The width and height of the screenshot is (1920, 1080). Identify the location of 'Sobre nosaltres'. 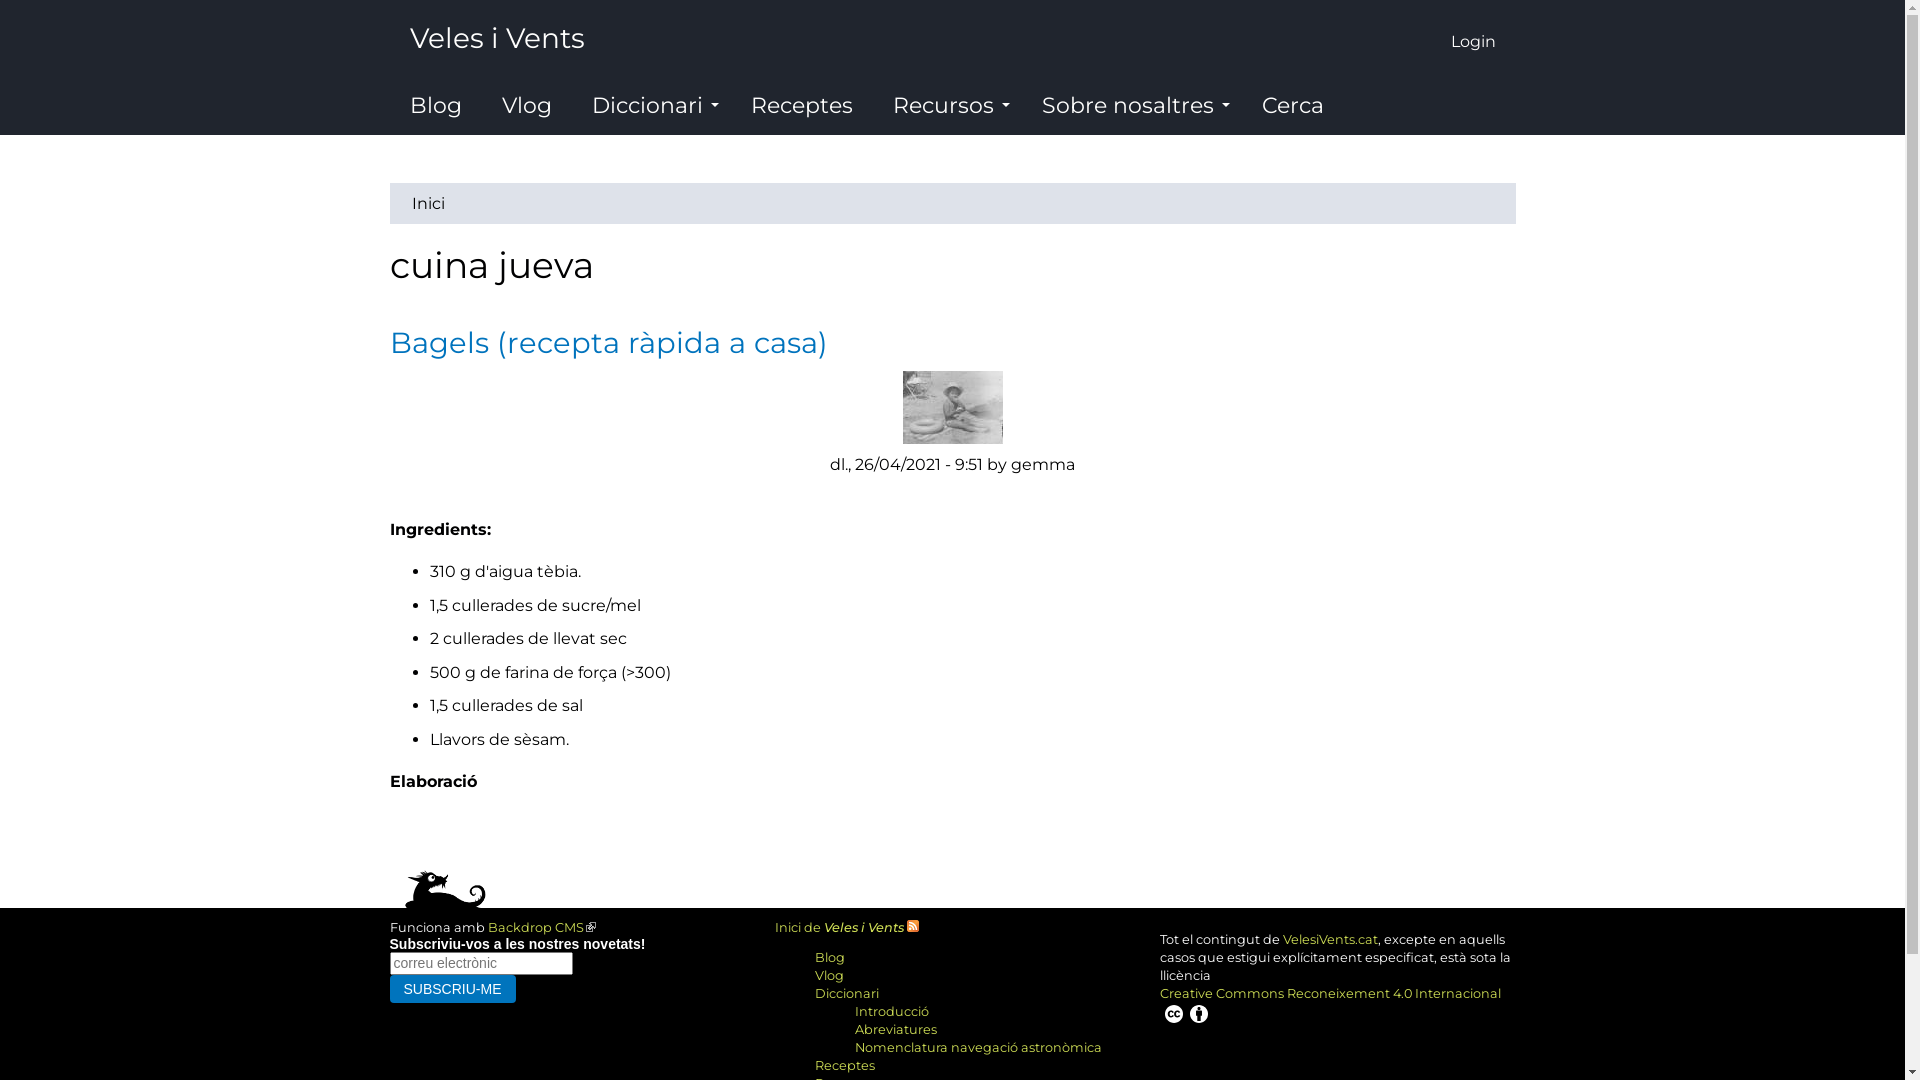
(1132, 105).